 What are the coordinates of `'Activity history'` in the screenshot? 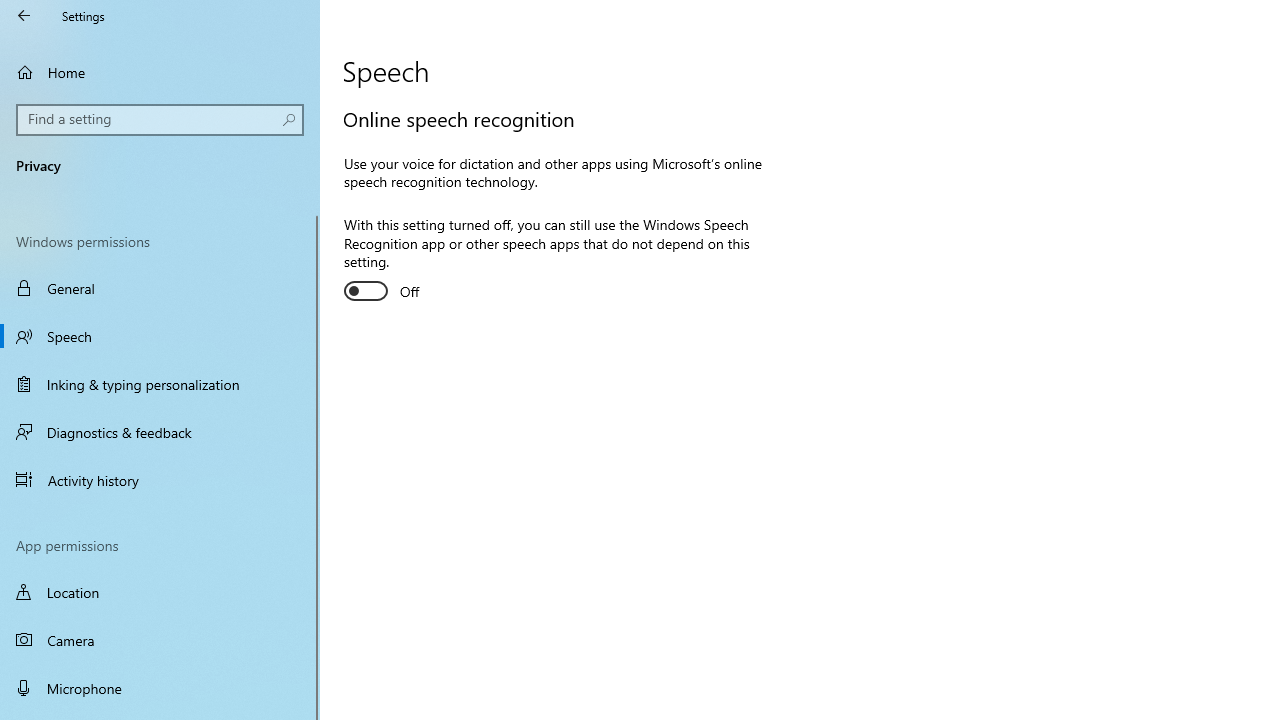 It's located at (160, 479).